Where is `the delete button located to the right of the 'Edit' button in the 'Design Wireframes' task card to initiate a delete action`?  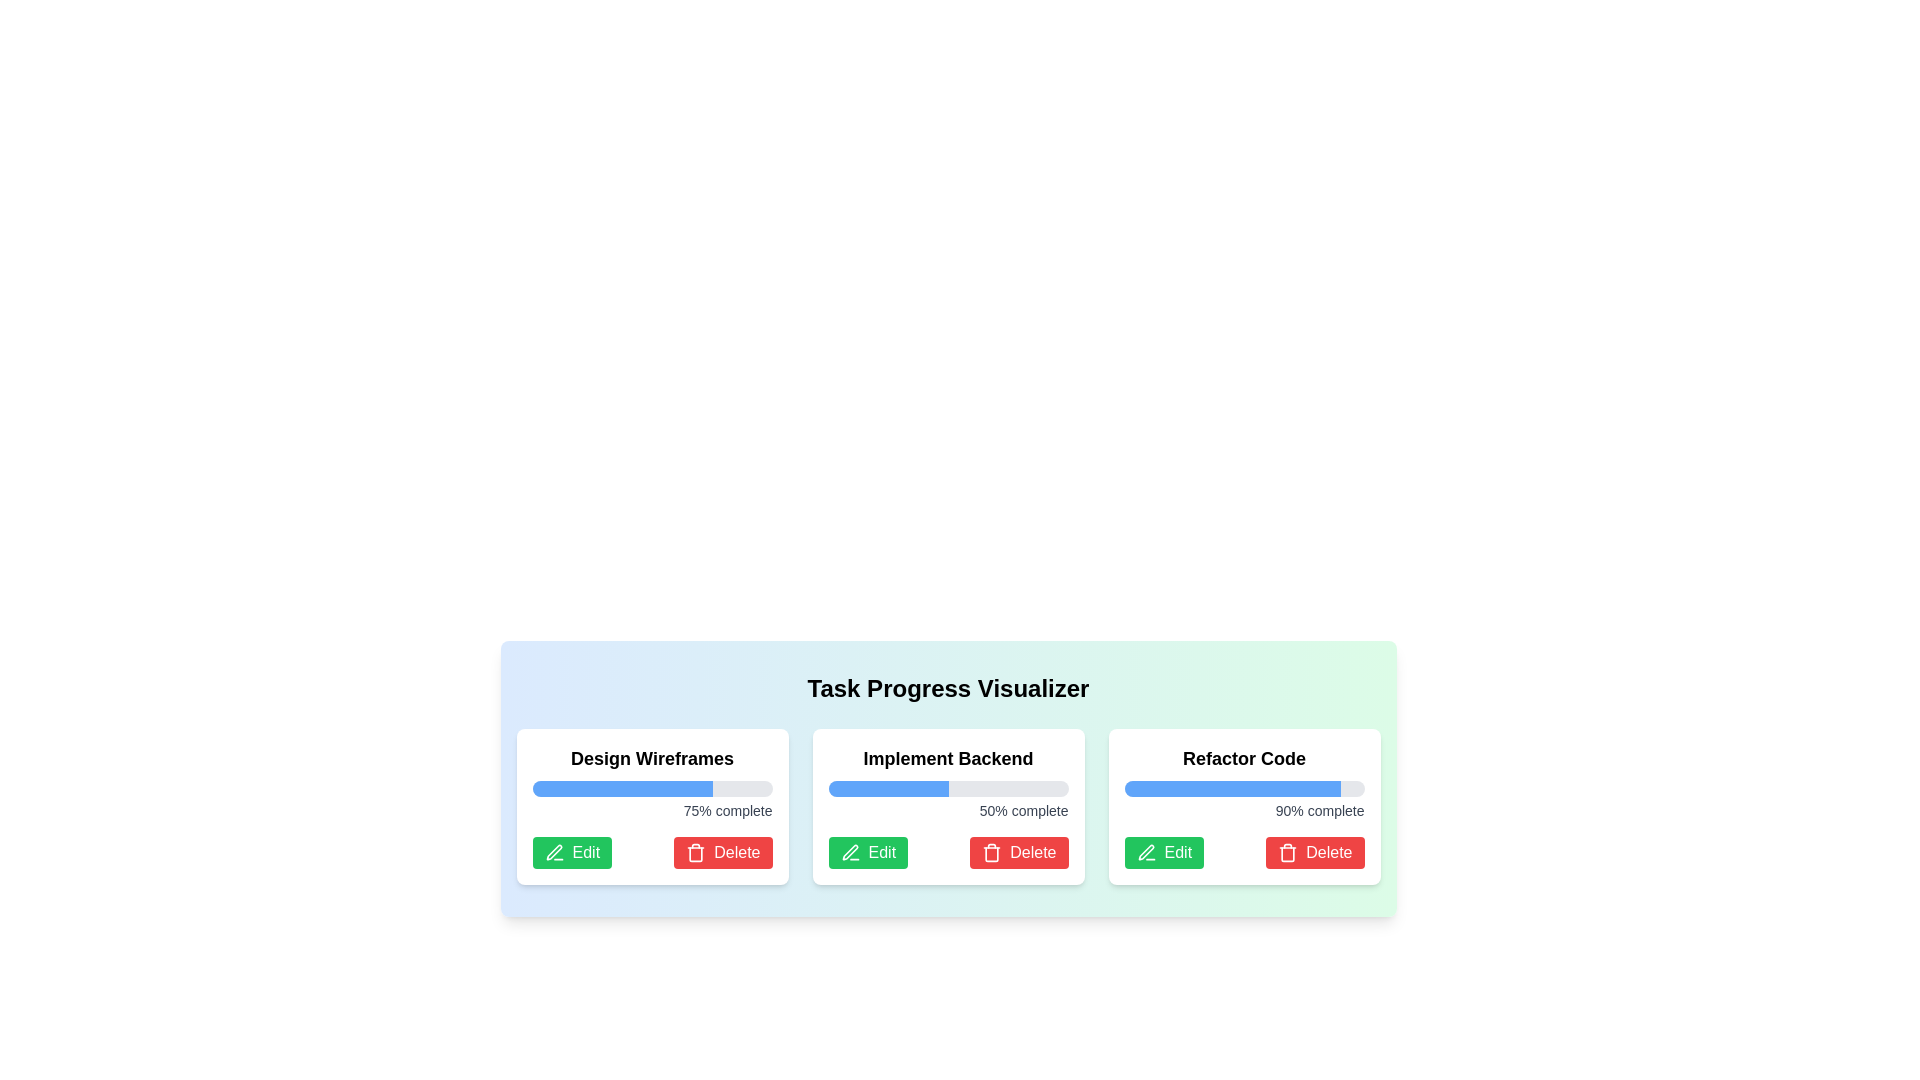
the delete button located to the right of the 'Edit' button in the 'Design Wireframes' task card to initiate a delete action is located at coordinates (722, 852).